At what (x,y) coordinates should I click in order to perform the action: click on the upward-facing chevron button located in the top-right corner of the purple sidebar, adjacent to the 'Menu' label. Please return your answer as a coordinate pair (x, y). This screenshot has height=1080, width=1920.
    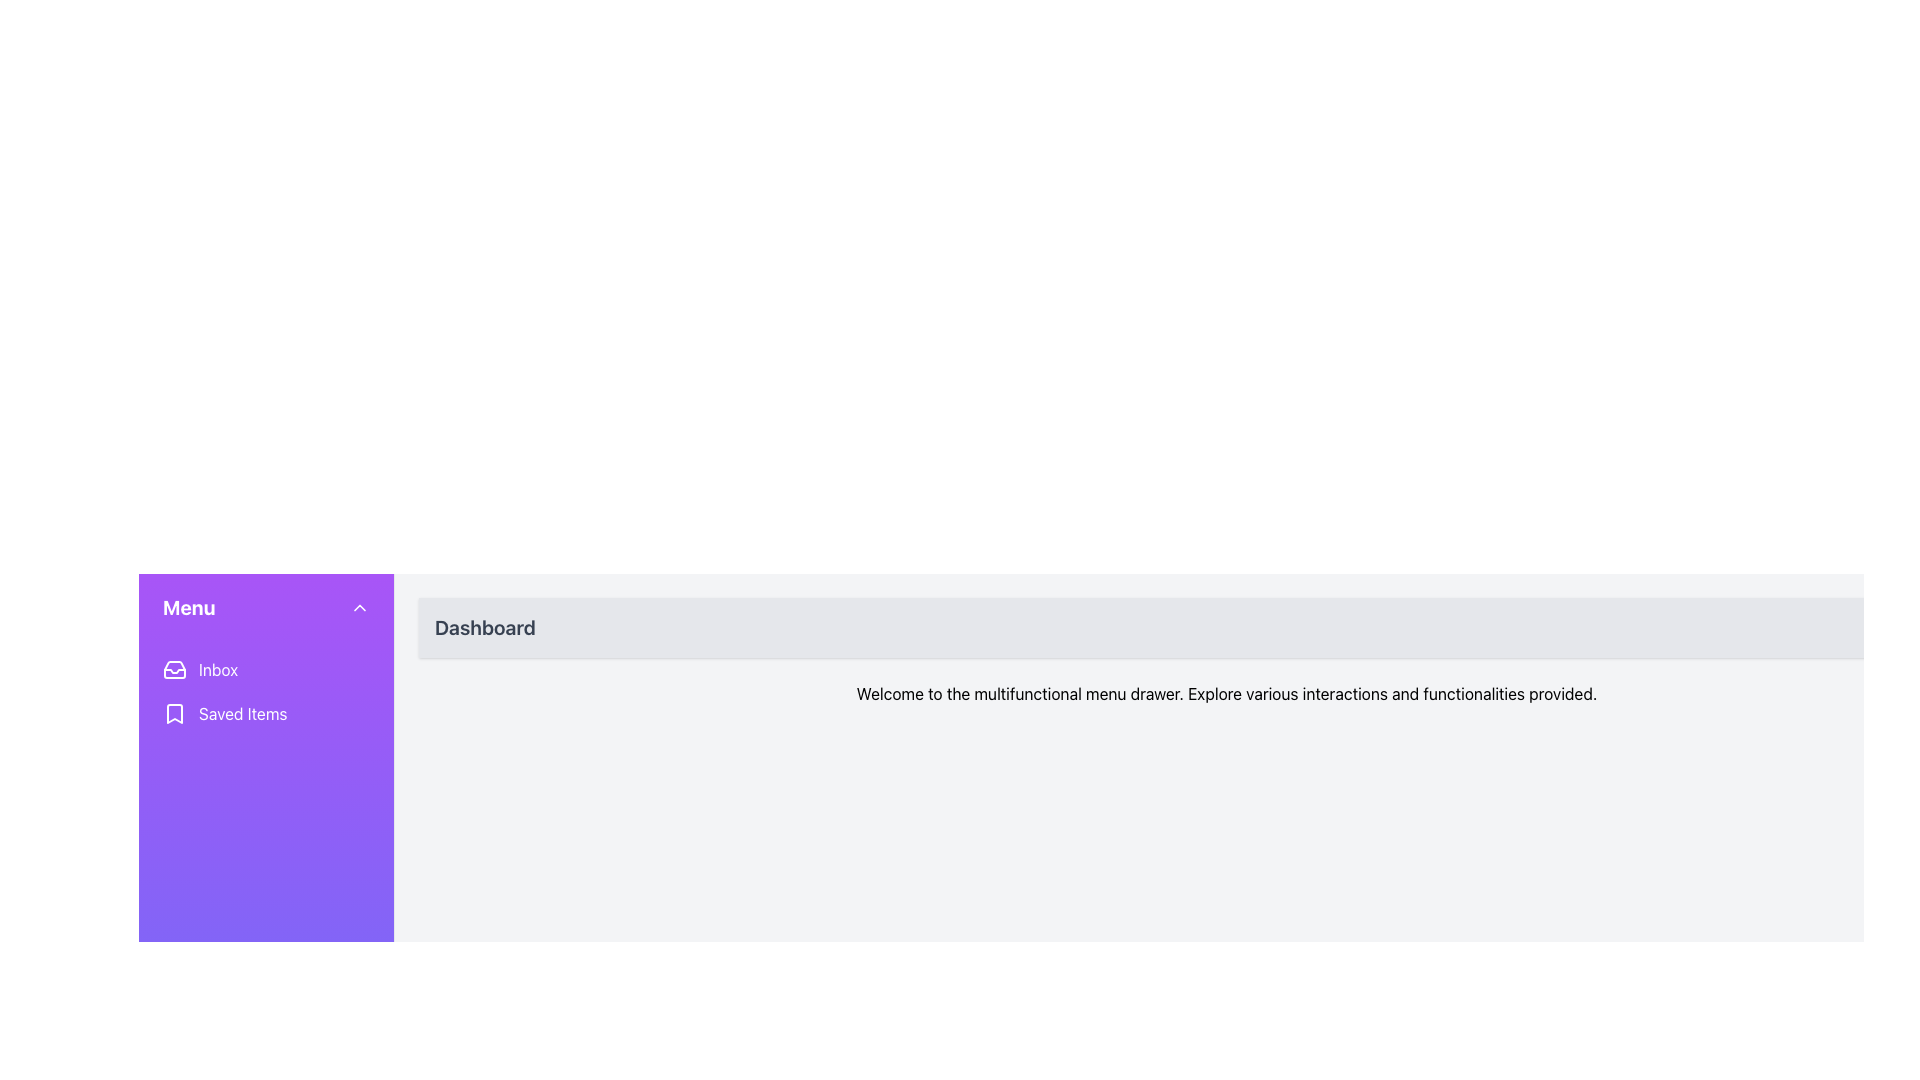
    Looking at the image, I should click on (360, 607).